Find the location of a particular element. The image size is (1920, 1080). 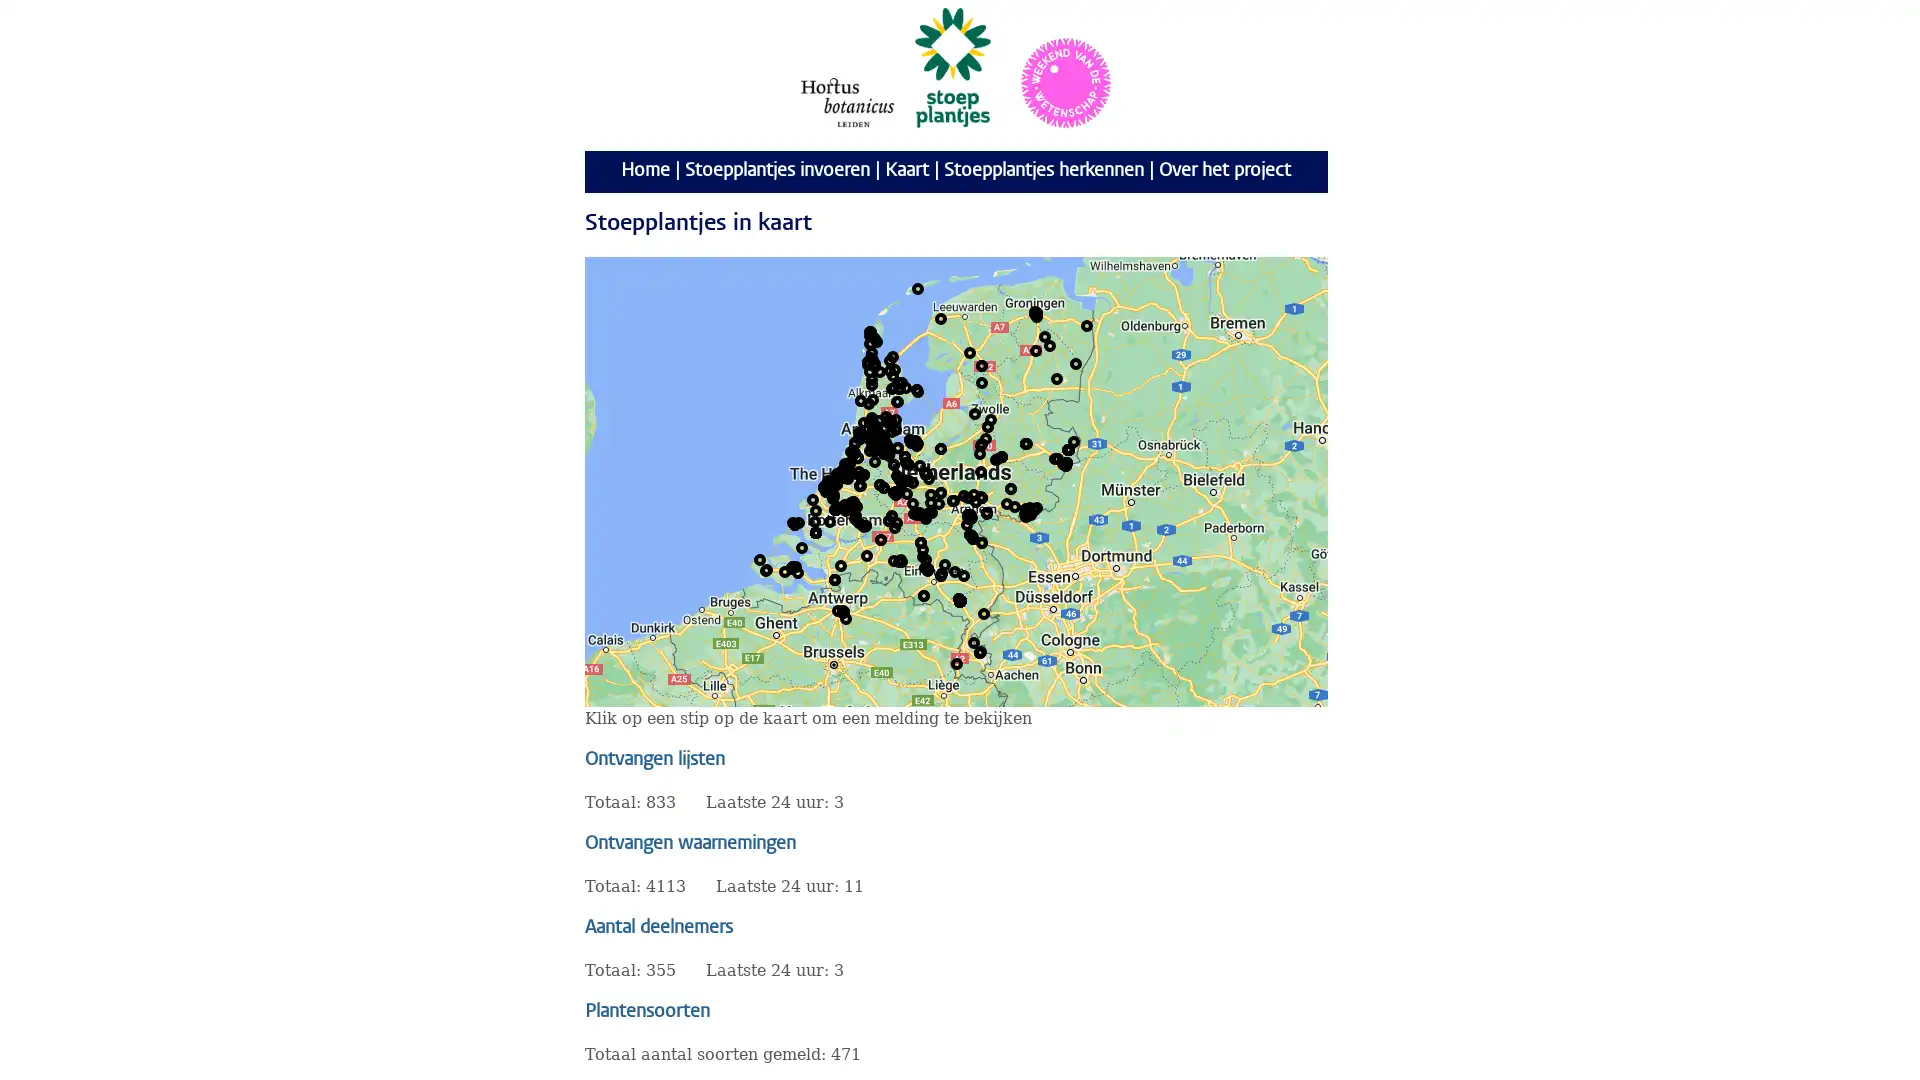

Telling van Linney Koornneef op 03 juni 2022 is located at coordinates (816, 531).